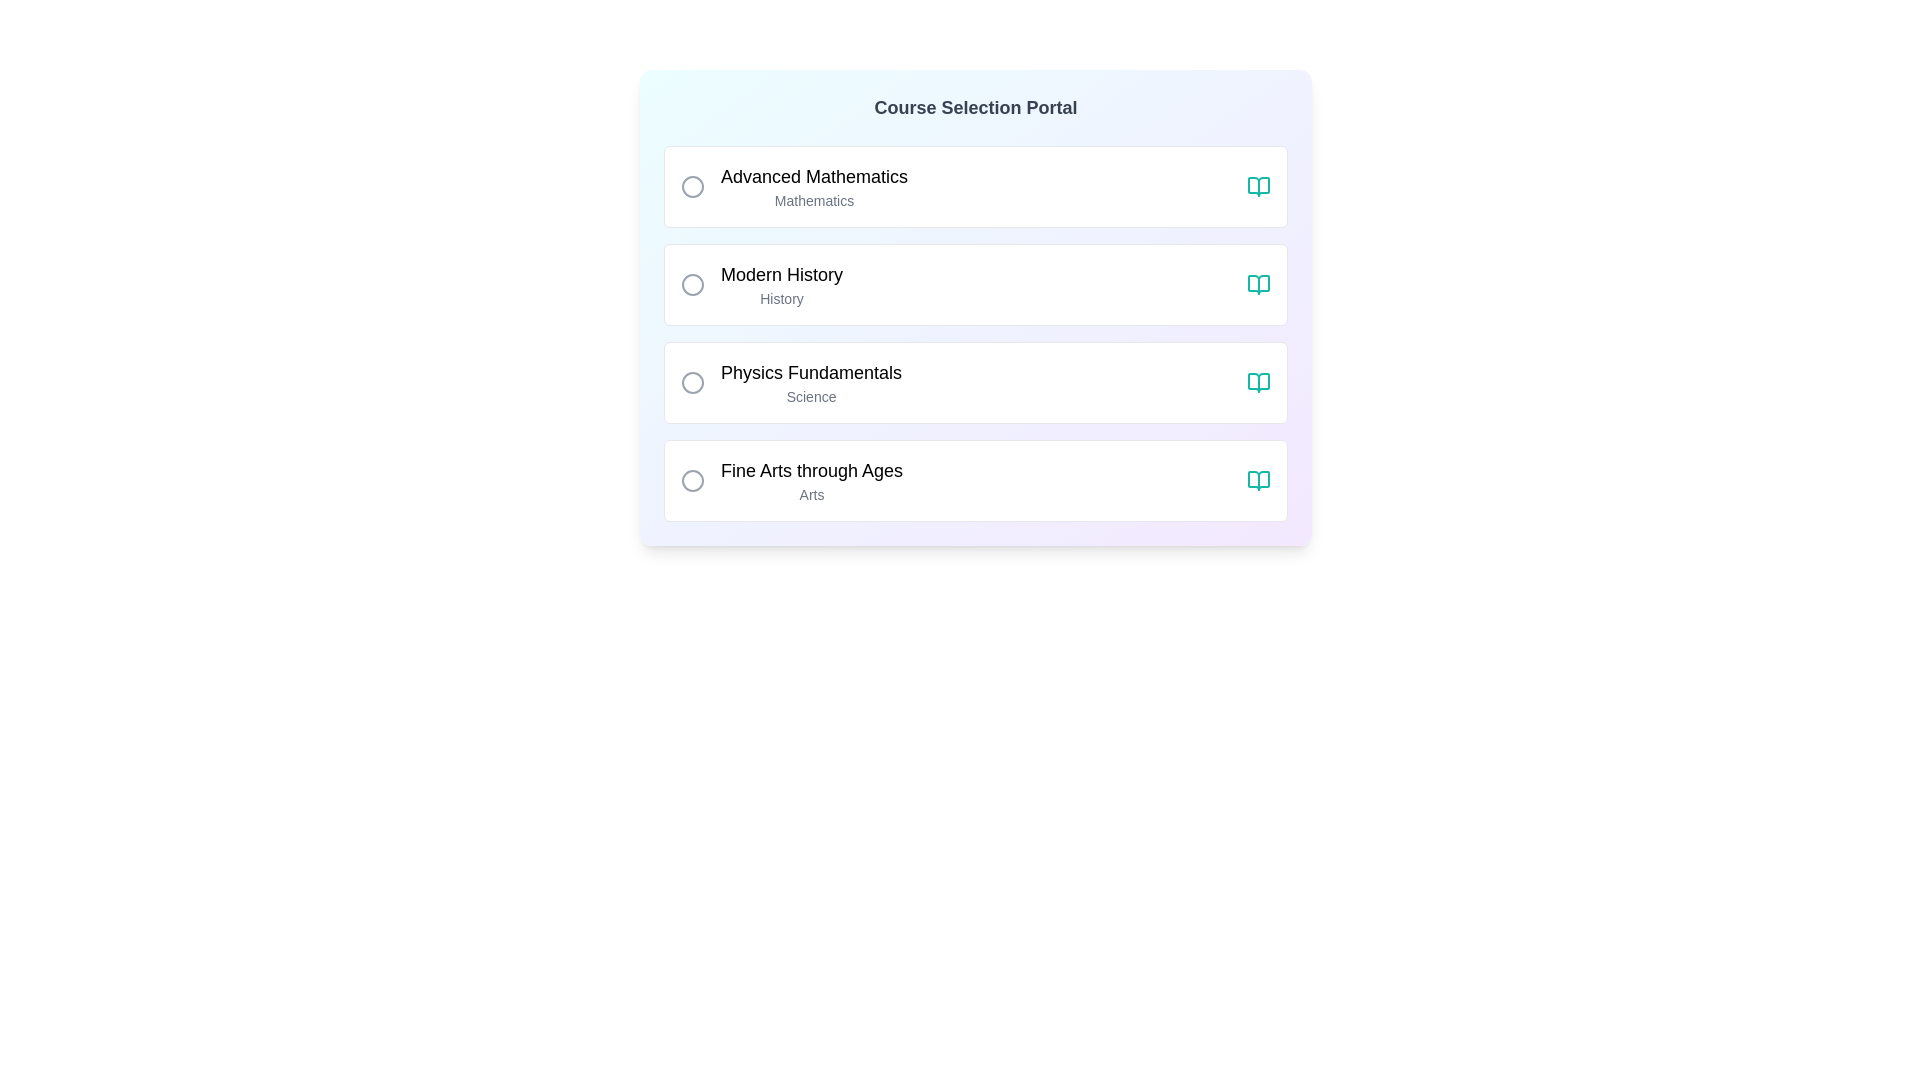 Image resolution: width=1920 pixels, height=1080 pixels. Describe the element at coordinates (975, 382) in the screenshot. I see `the selectable list item with the title 'Physics Fundamentals' in the 'Course Selection Portal'` at that location.